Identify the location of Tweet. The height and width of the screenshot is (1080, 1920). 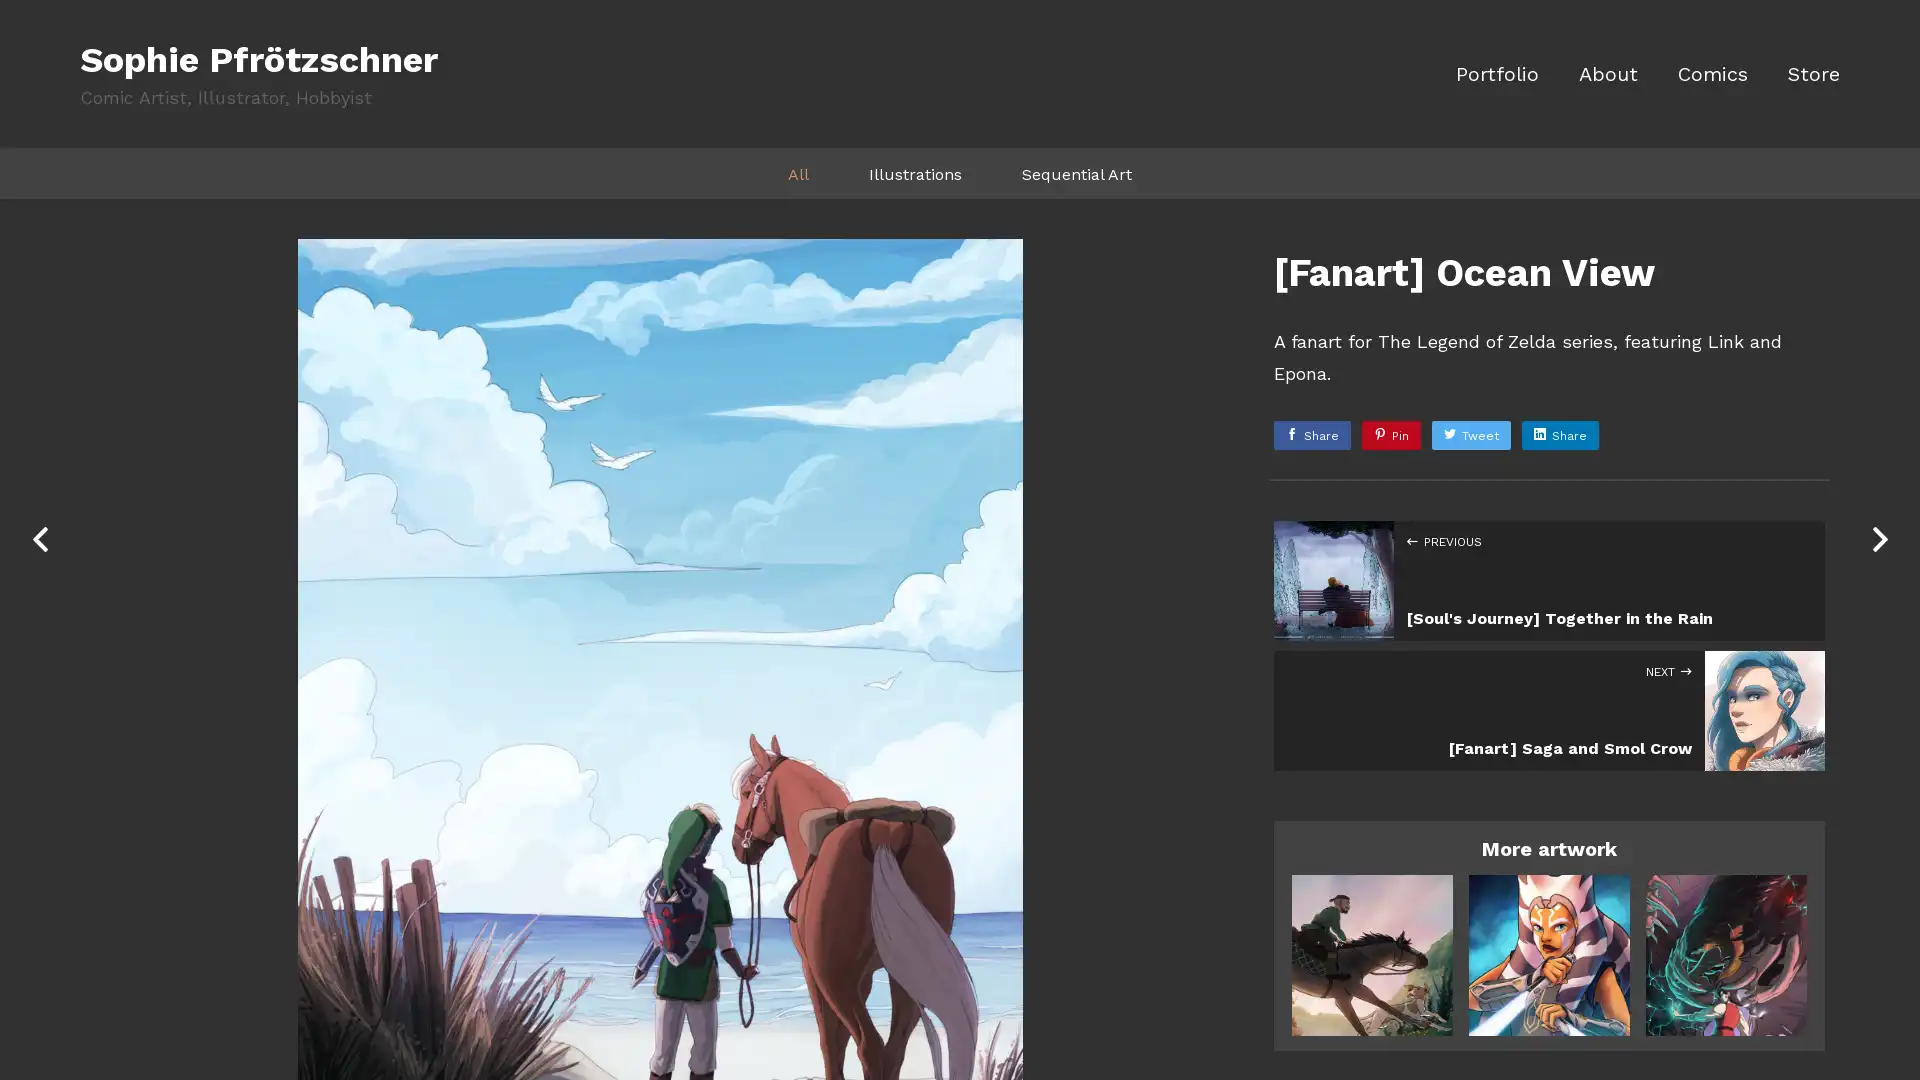
(1471, 434).